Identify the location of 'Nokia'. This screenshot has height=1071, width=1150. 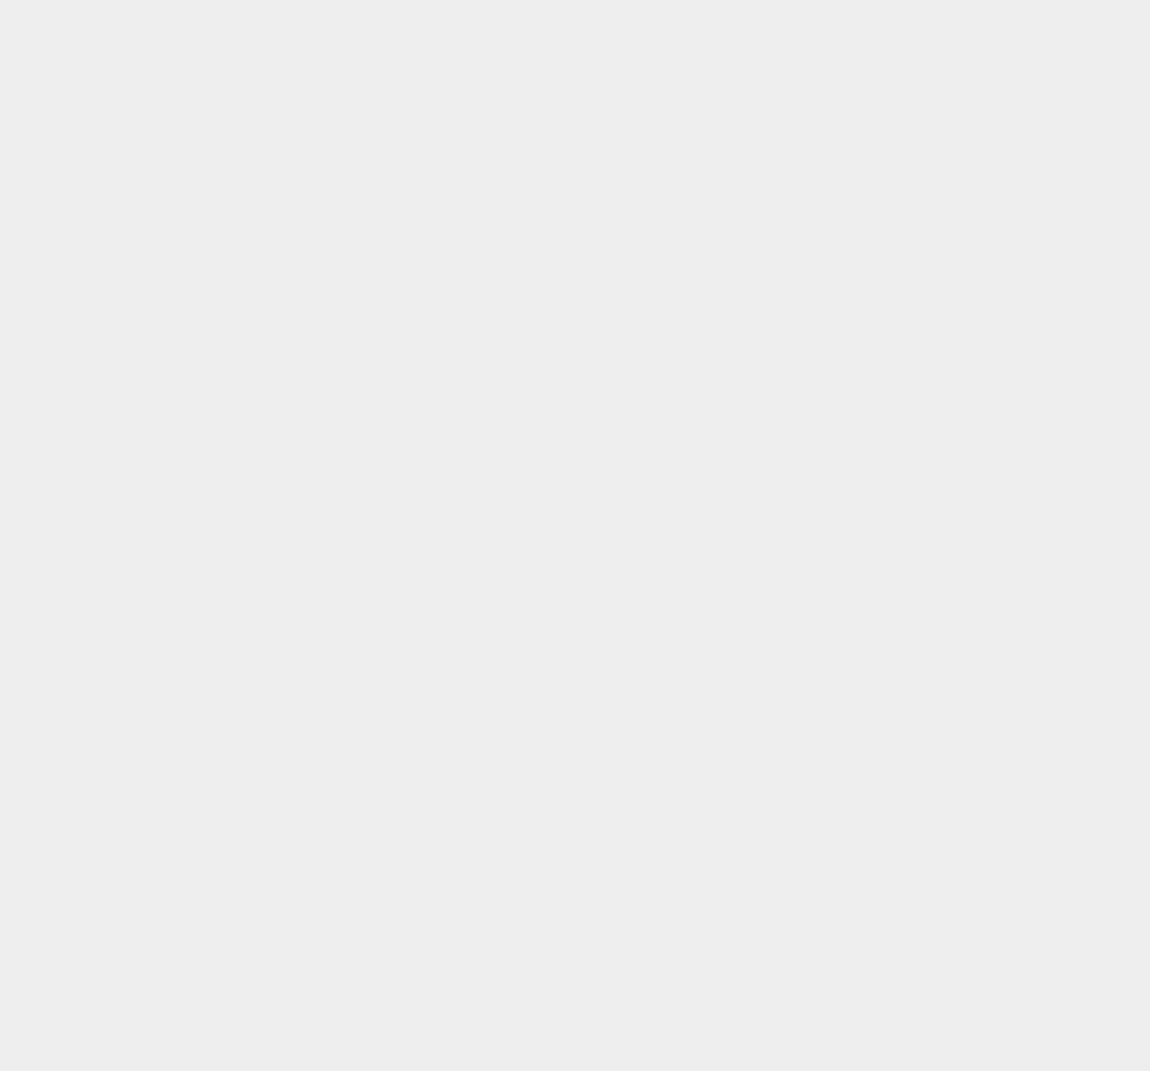
(812, 169).